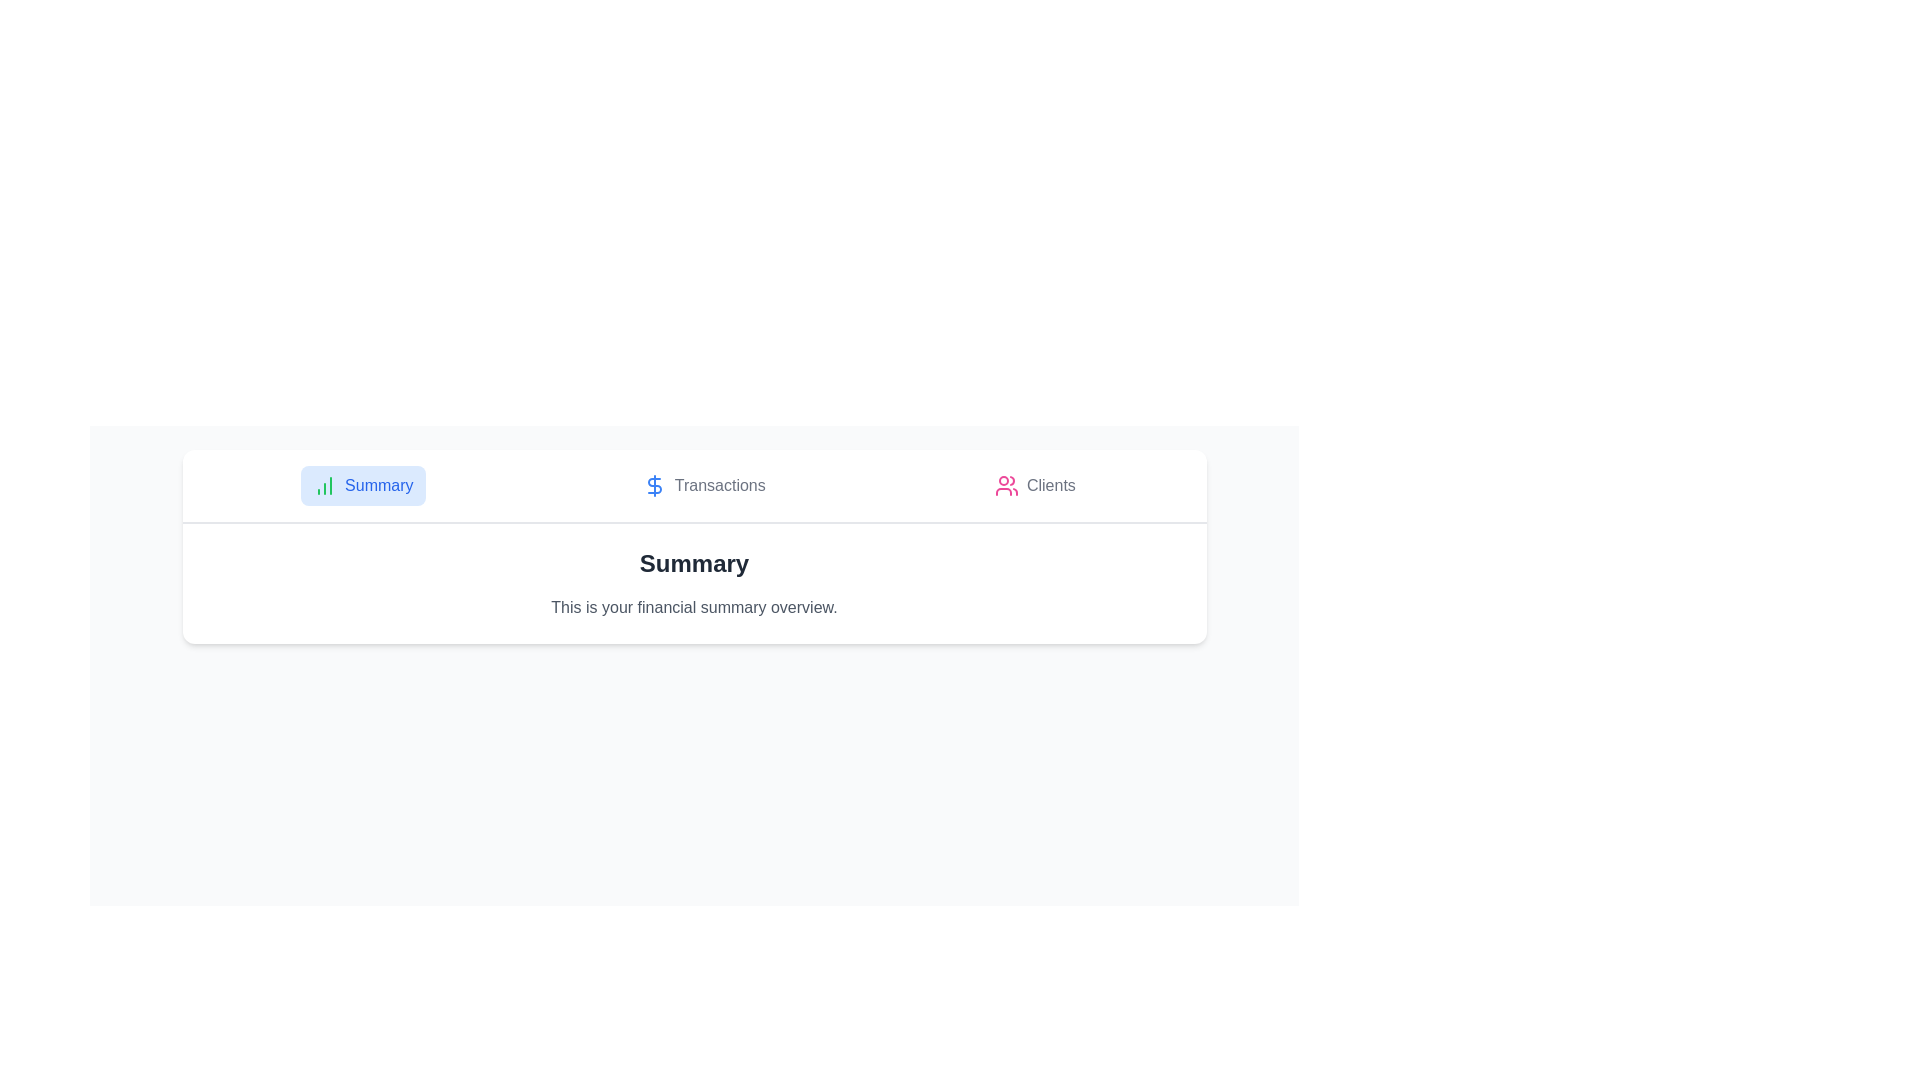 This screenshot has width=1920, height=1080. Describe the element at coordinates (363, 486) in the screenshot. I see `the Summary tab by clicking on it` at that location.